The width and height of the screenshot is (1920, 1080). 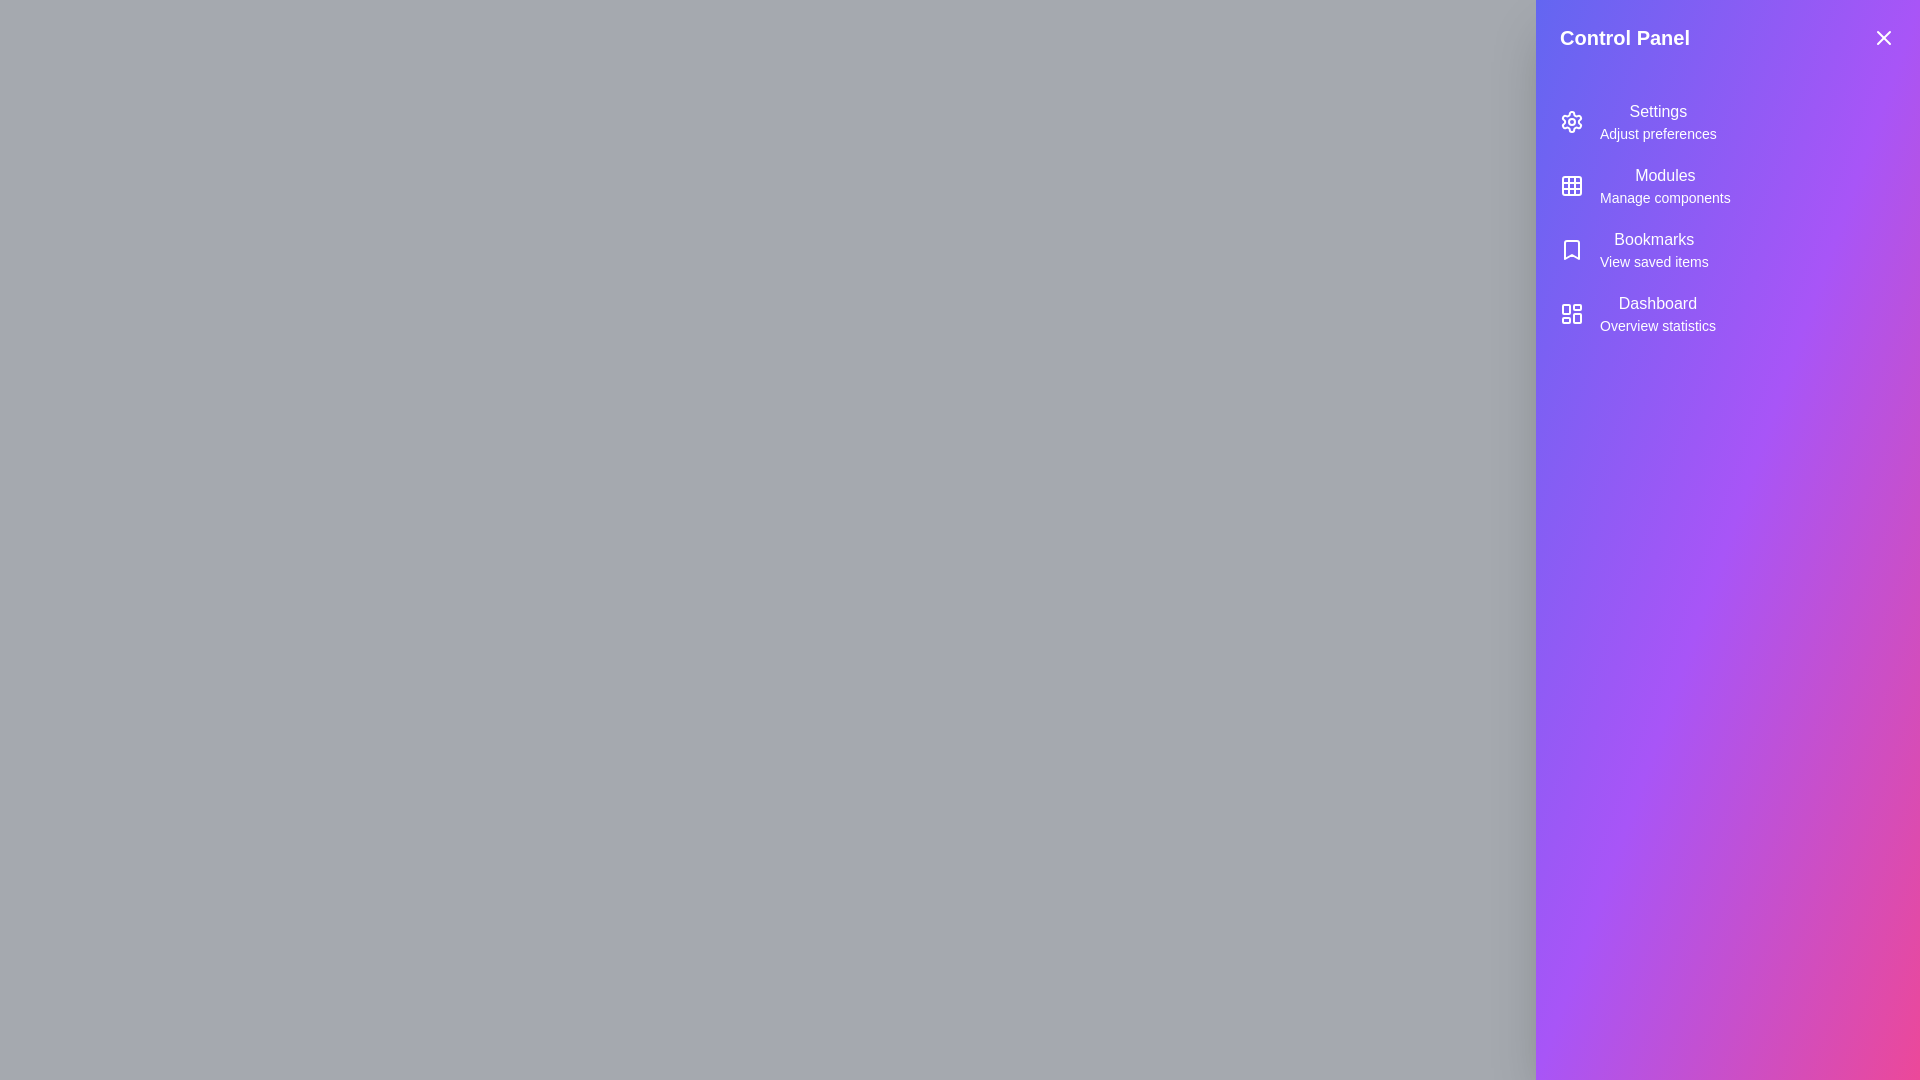 What do you see at coordinates (1654, 261) in the screenshot?
I see `the supplementary Text Label below the 'Bookmarks' menu item in the Control Panel to trigger additional effects` at bounding box center [1654, 261].